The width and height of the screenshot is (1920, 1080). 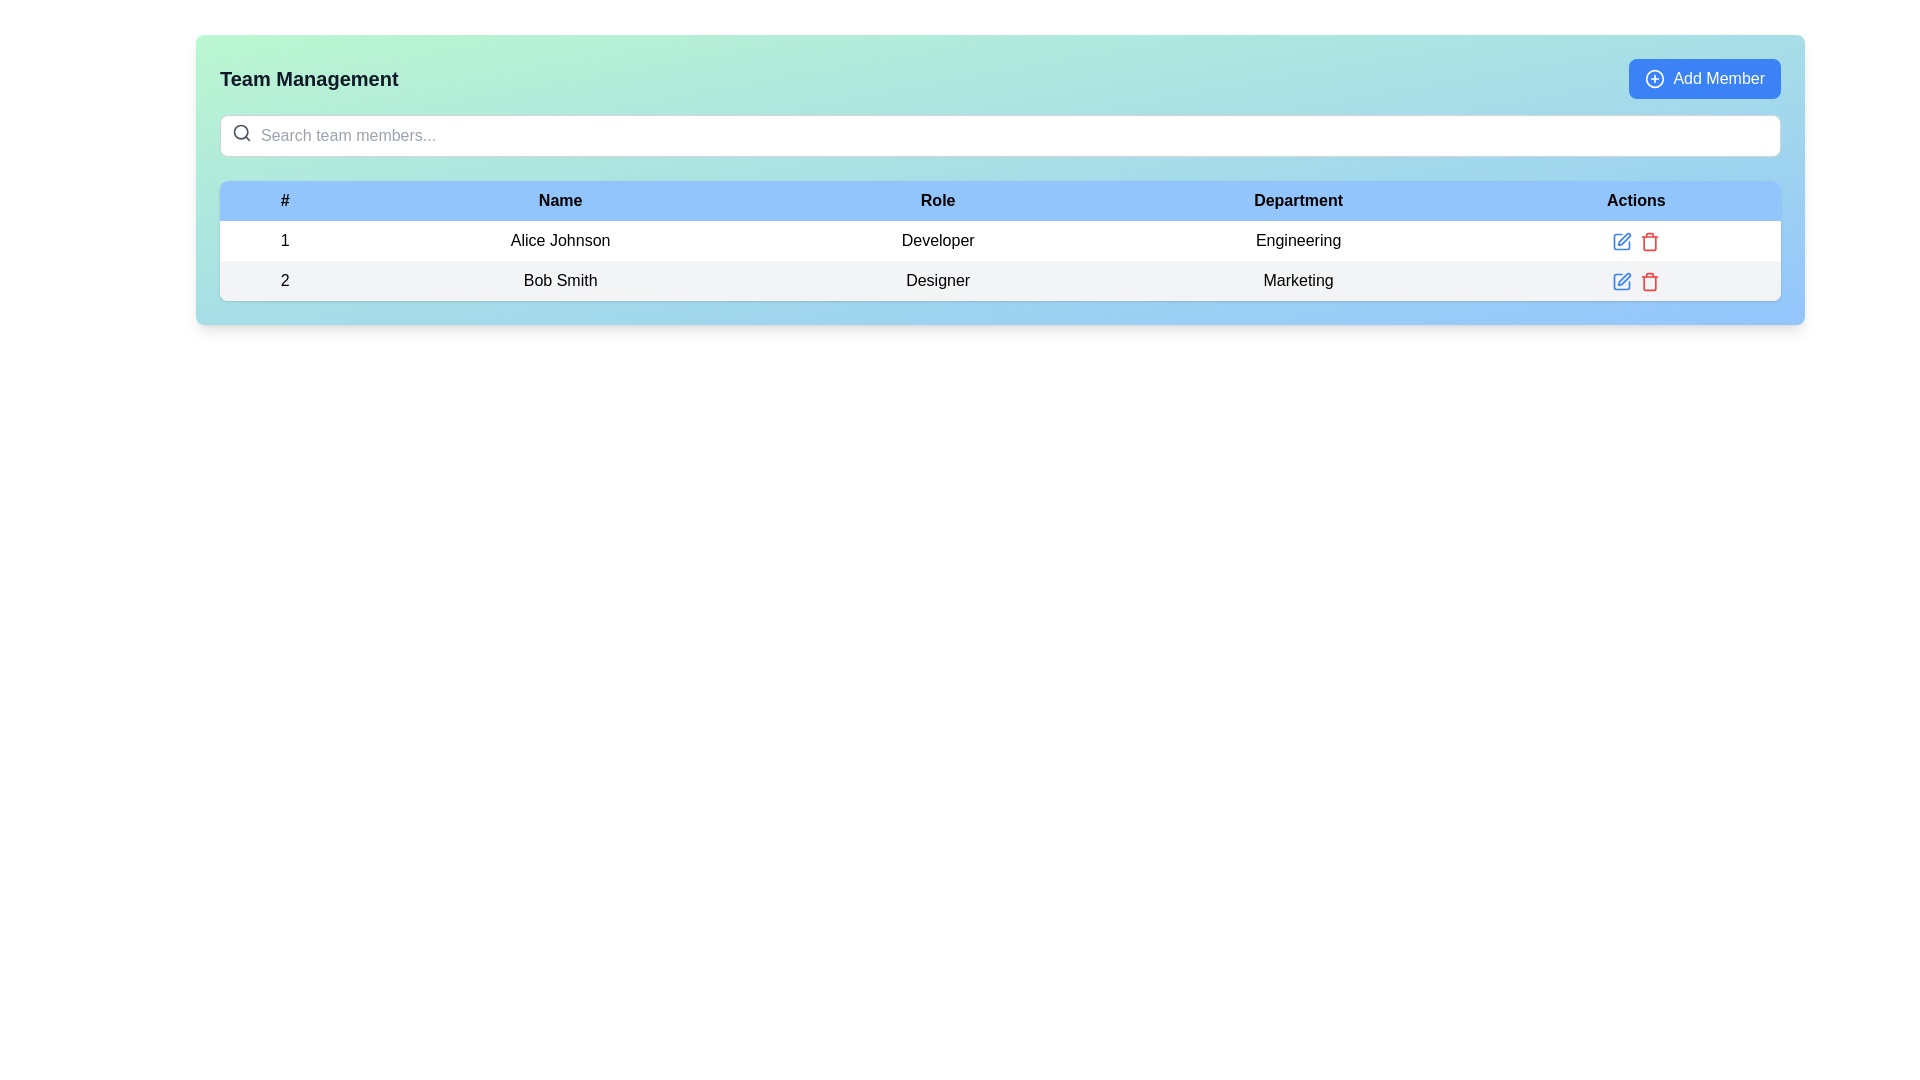 What do you see at coordinates (1655, 77) in the screenshot?
I see `the SVG circle element that is part of the 'Add Member' button, located in the top-right corner of the interface` at bounding box center [1655, 77].